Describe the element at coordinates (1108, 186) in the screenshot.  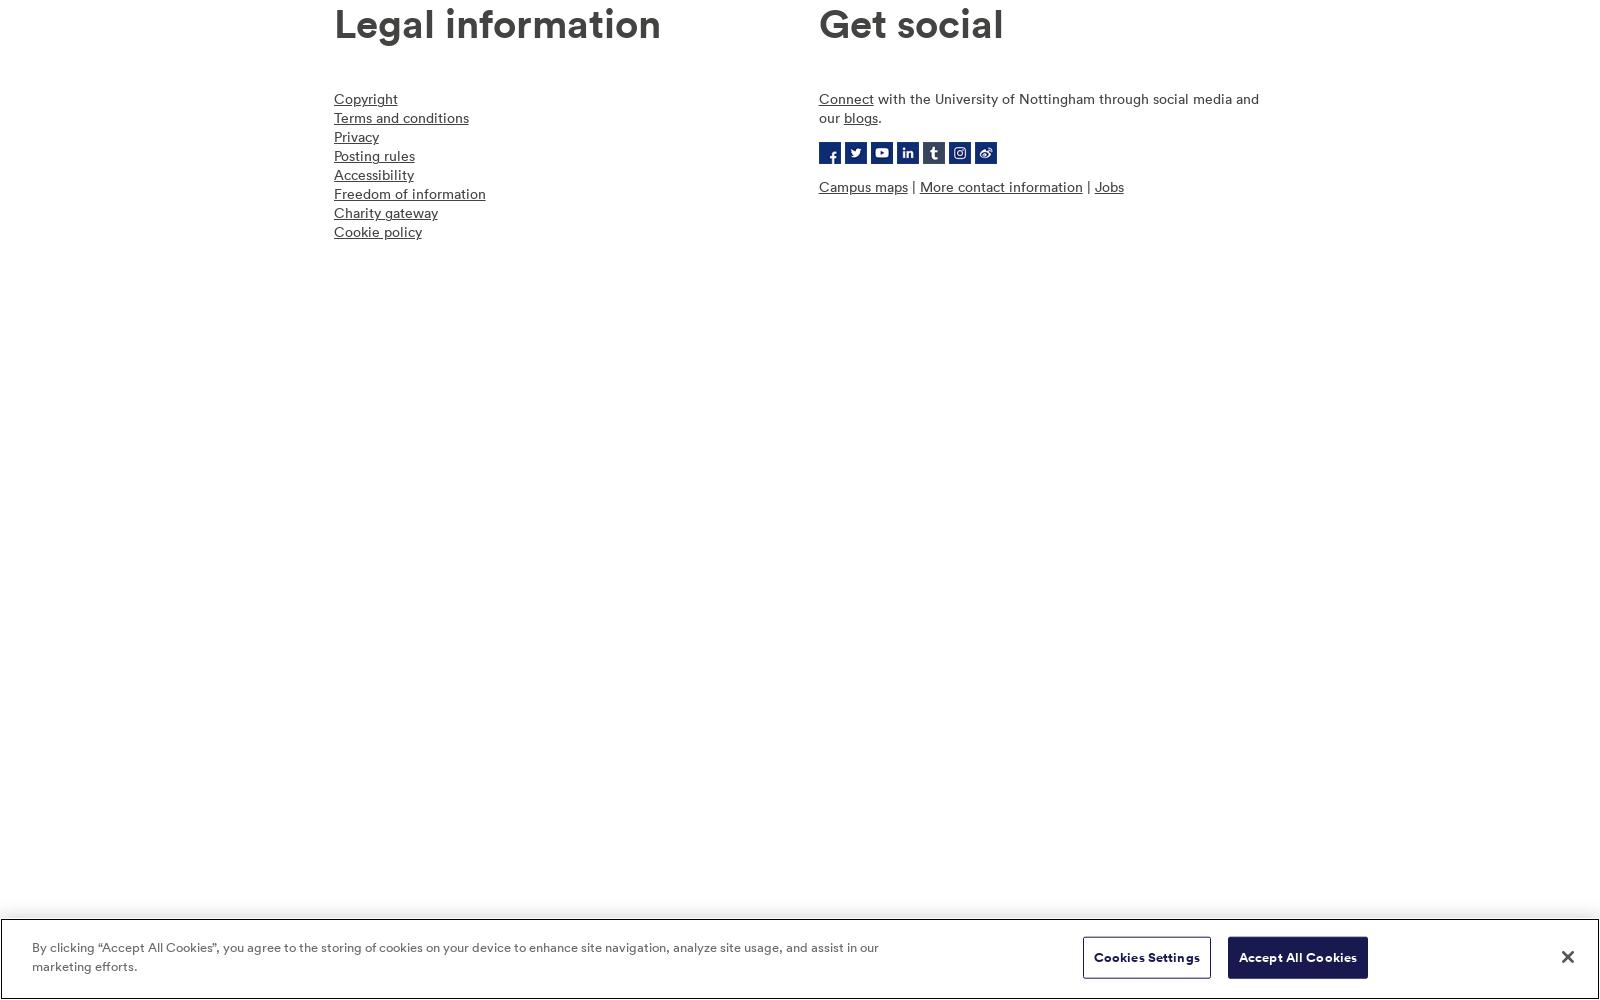
I see `'Jobs'` at that location.